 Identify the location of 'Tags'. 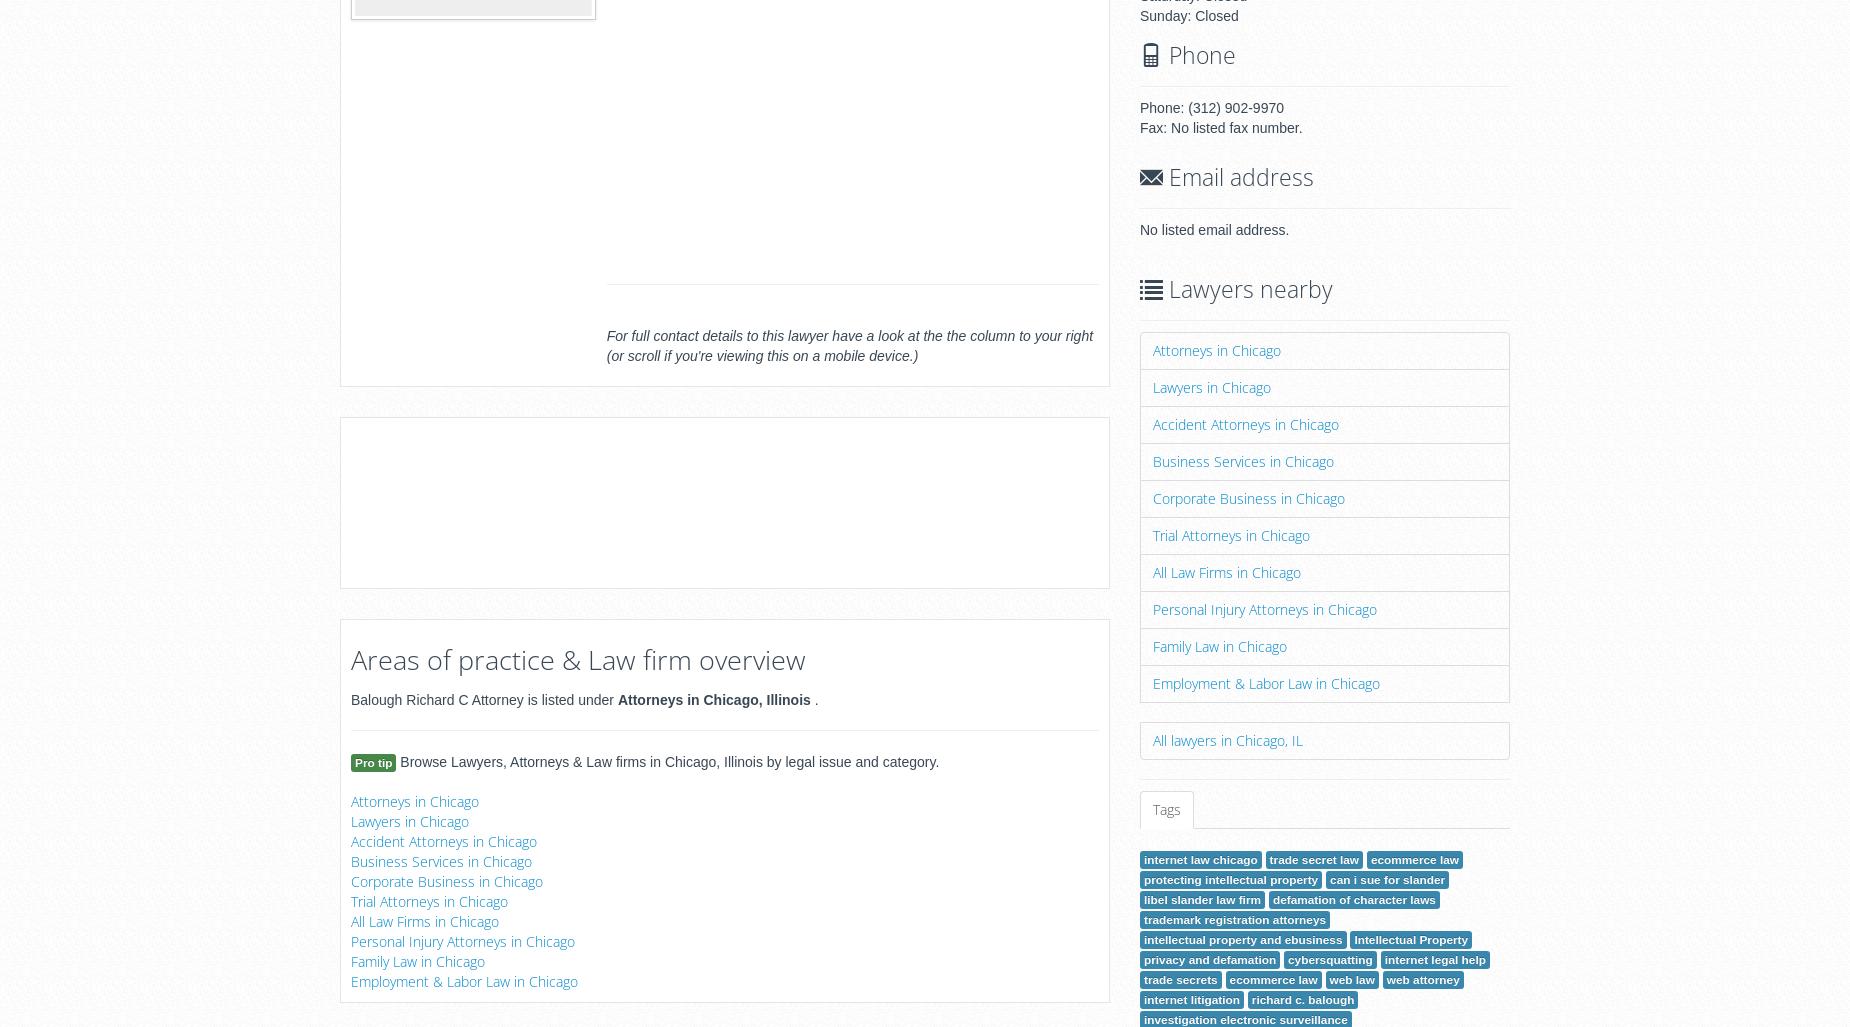
(1165, 809).